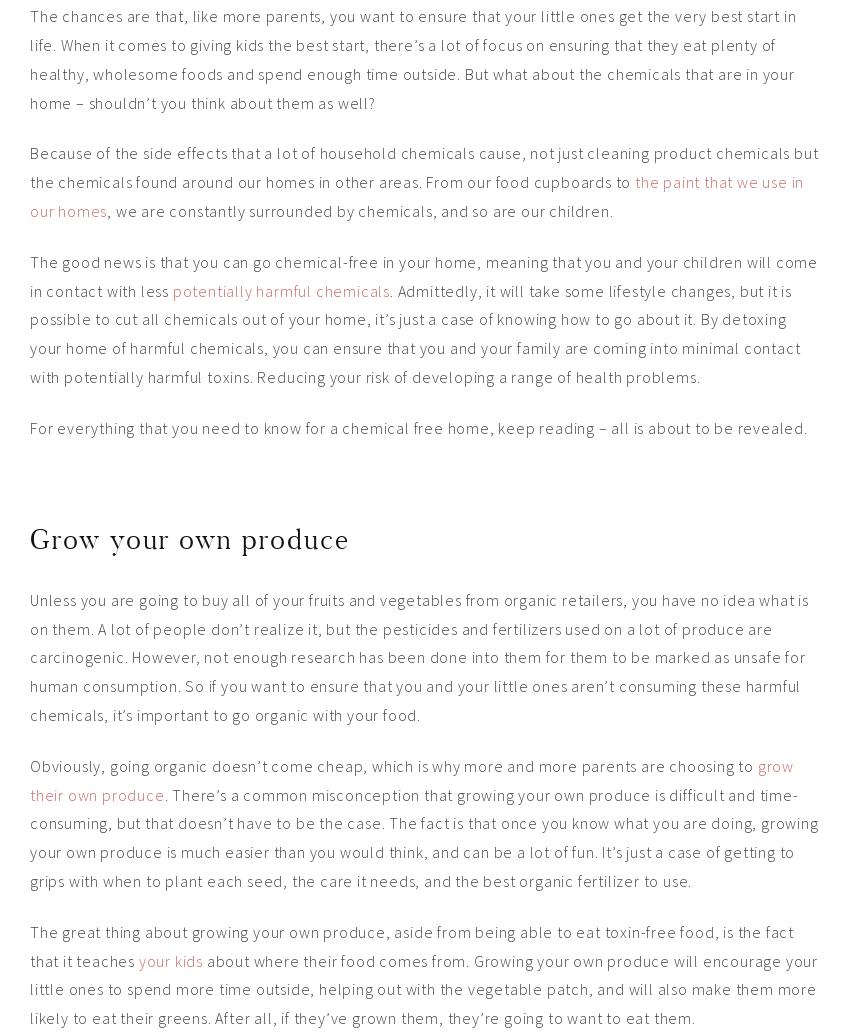 The image size is (850, 1033). What do you see at coordinates (423, 987) in the screenshot?
I see `'about where their food comes from. Growing your own produce will encourage your little ones to spend more time outside, helping out with the vegetable patch, and will also make them more likely to eat their greens. After all, if they’ve grown them, they’re going to want to eat them.'` at bounding box center [423, 987].